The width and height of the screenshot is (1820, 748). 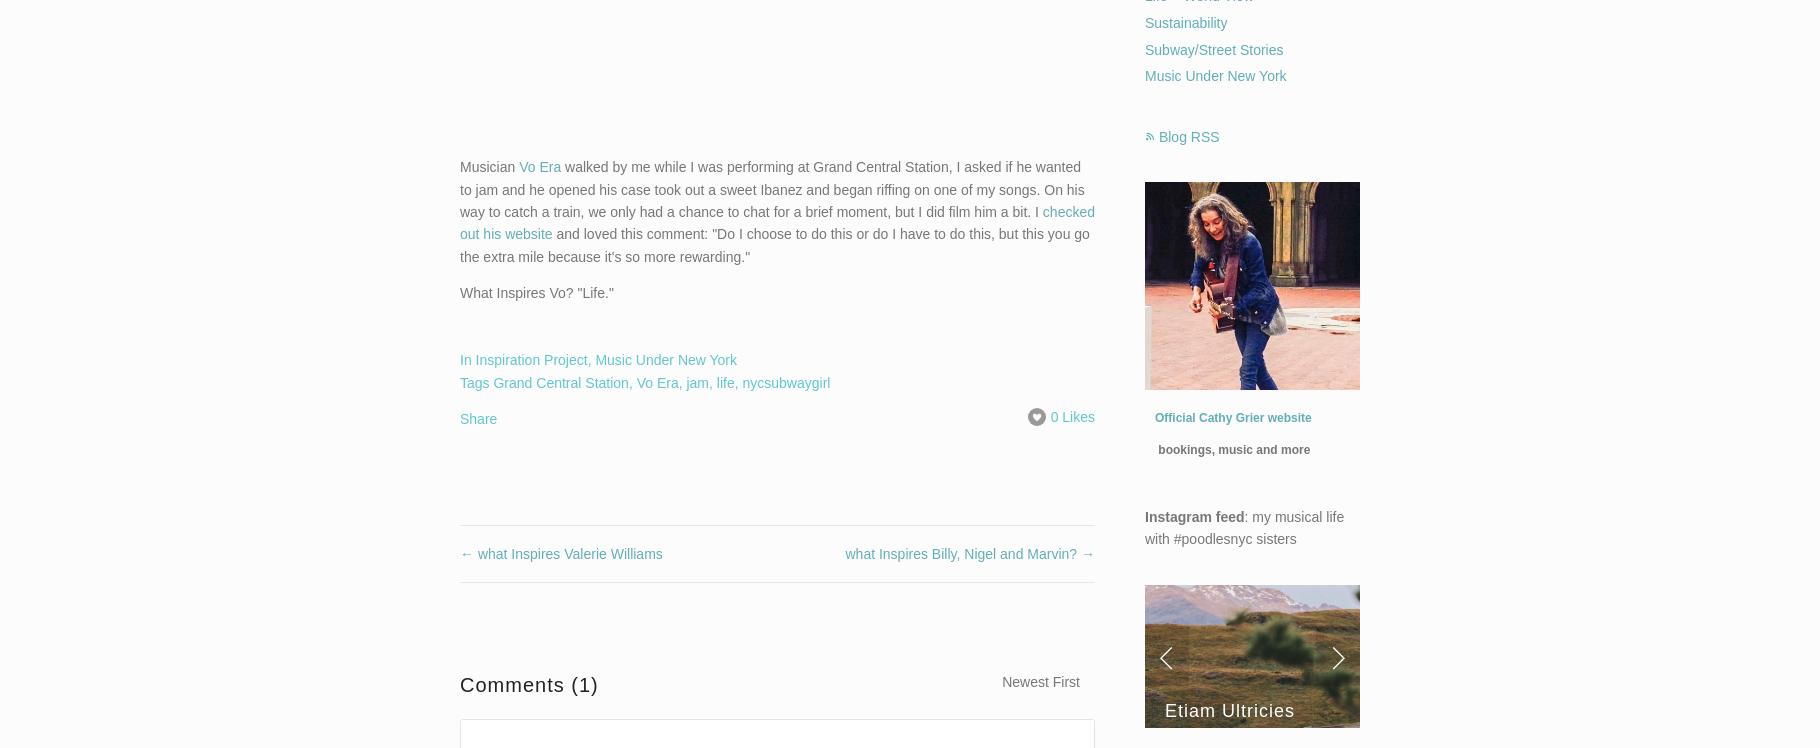 I want to click on 'checked out his website', so click(x=777, y=222).